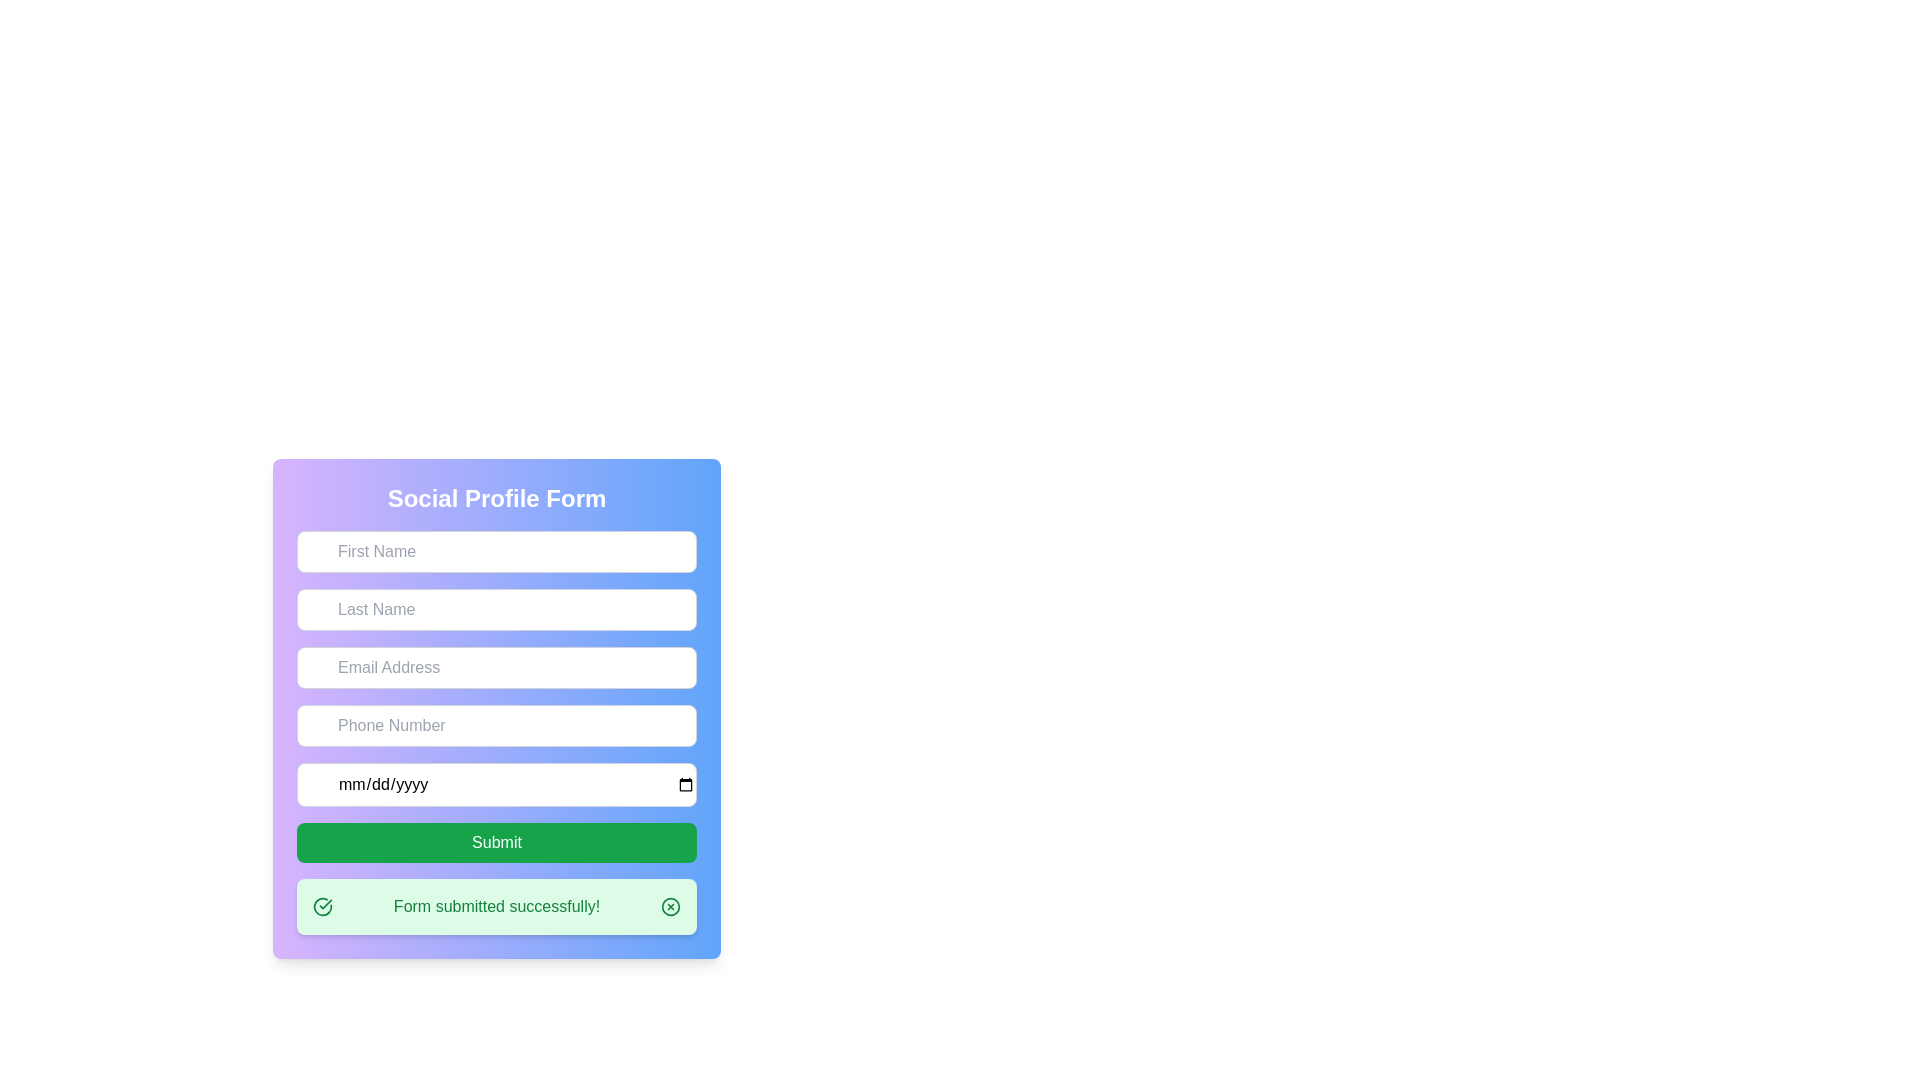 This screenshot has height=1080, width=1920. Describe the element at coordinates (322, 906) in the screenshot. I see `the success icon located on the left side of the success message box that confirms 'Form submitted successfully!'` at that location.